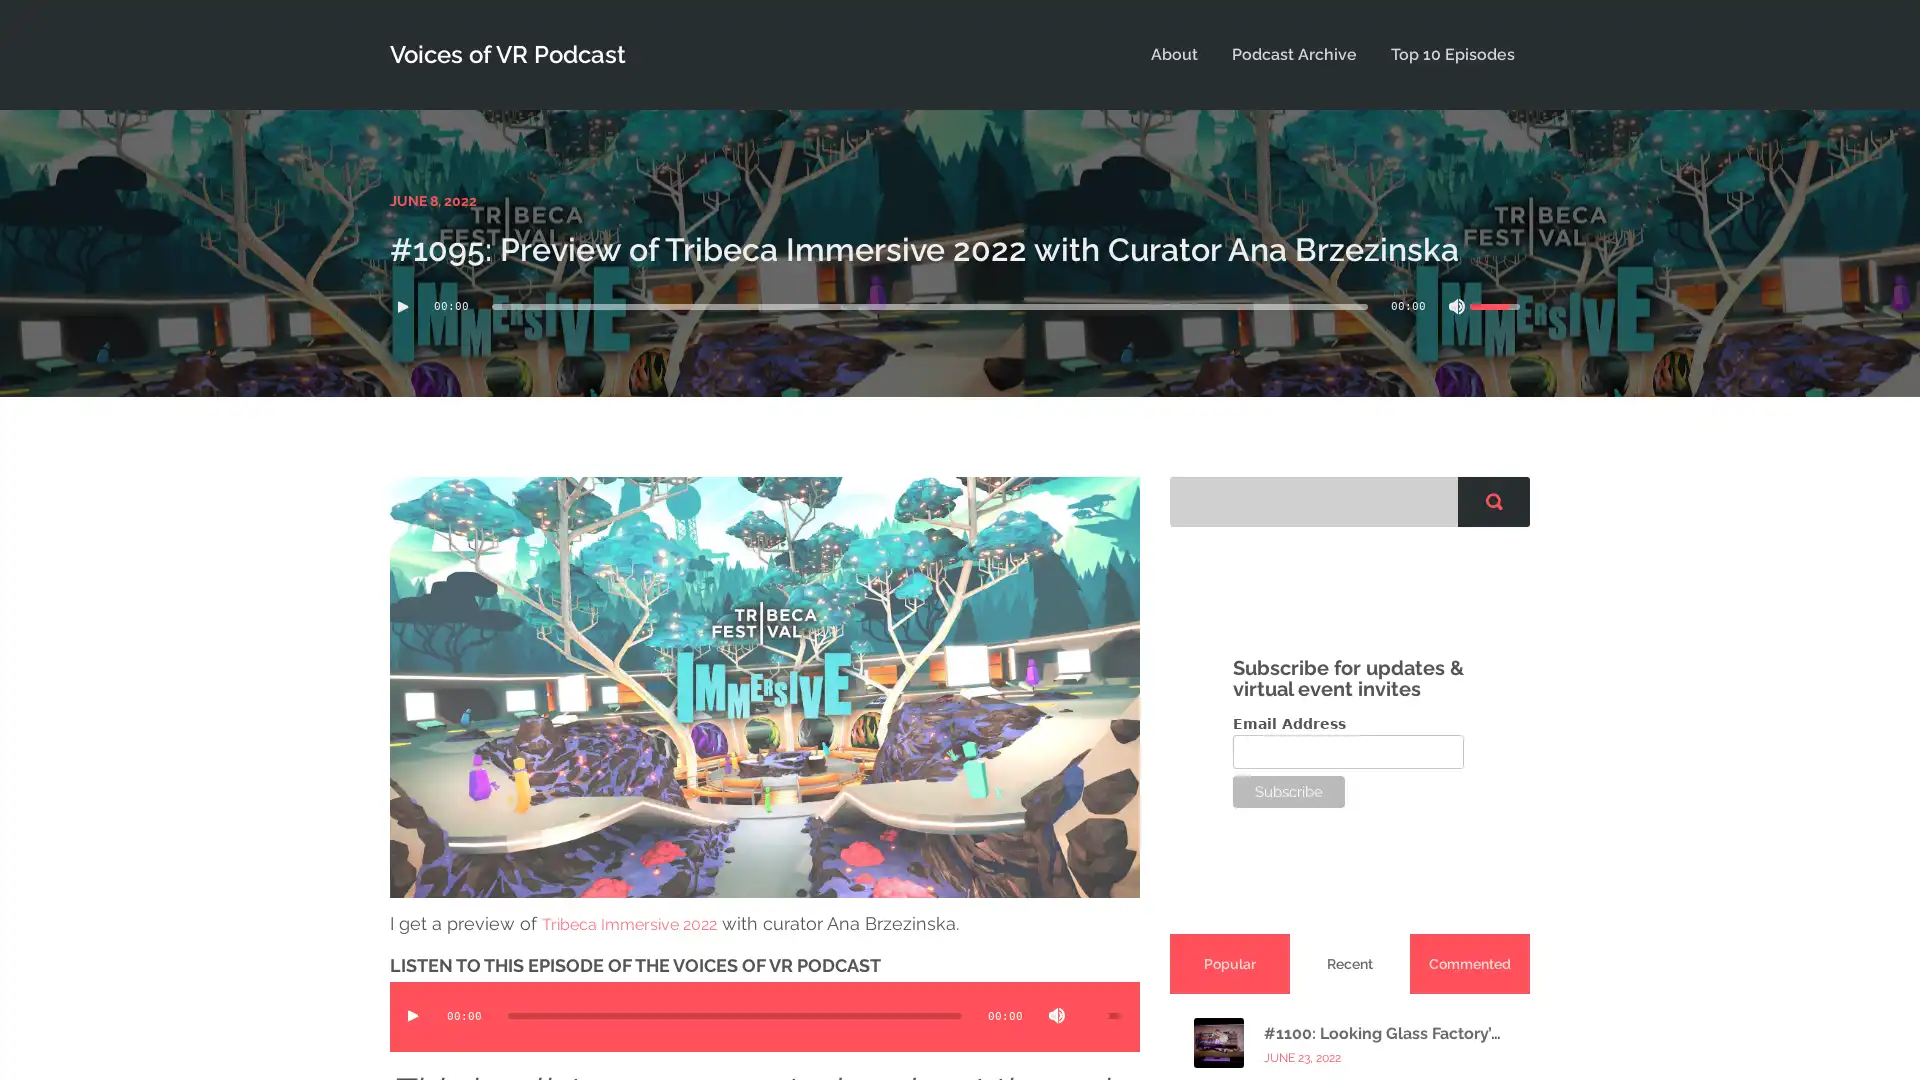  Describe the element at coordinates (1289, 789) in the screenshot. I see `Subscribe` at that location.